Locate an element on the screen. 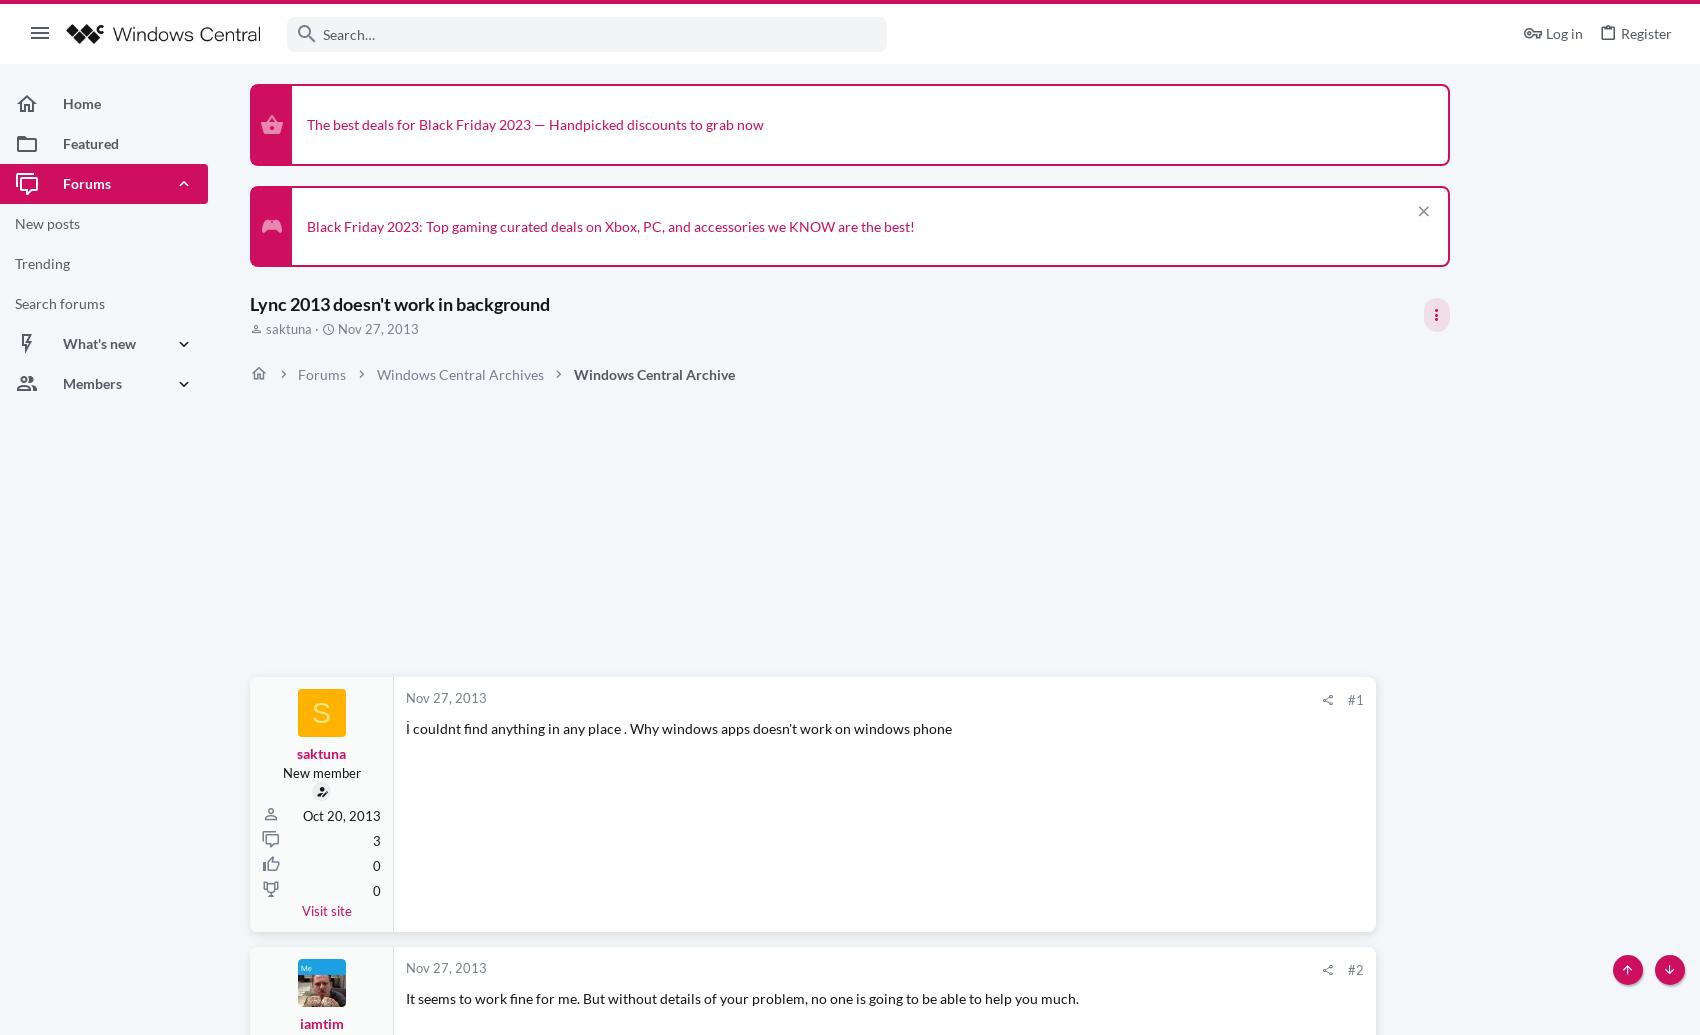  'Oct 20, 2013' is located at coordinates (341, 813).